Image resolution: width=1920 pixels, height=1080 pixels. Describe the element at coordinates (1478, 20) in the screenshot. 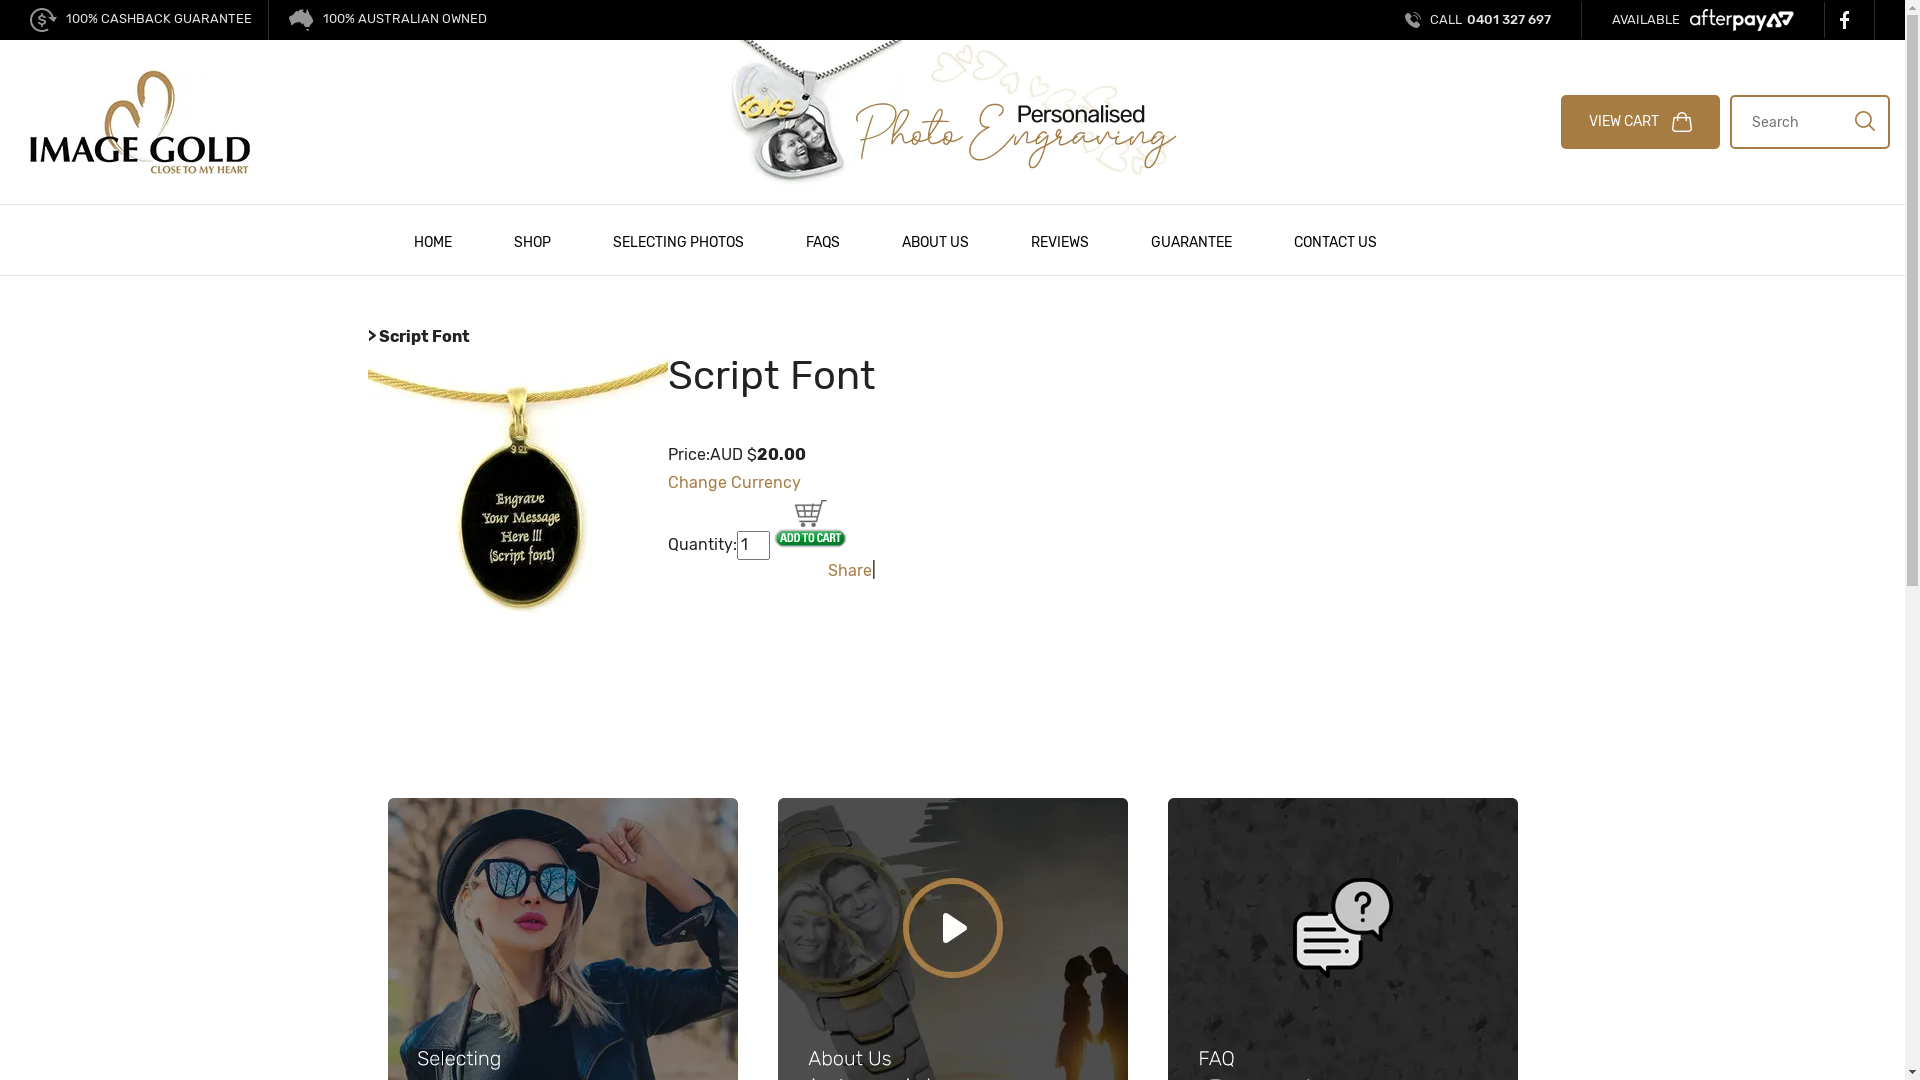

I see `'CALL0401 327 697'` at that location.